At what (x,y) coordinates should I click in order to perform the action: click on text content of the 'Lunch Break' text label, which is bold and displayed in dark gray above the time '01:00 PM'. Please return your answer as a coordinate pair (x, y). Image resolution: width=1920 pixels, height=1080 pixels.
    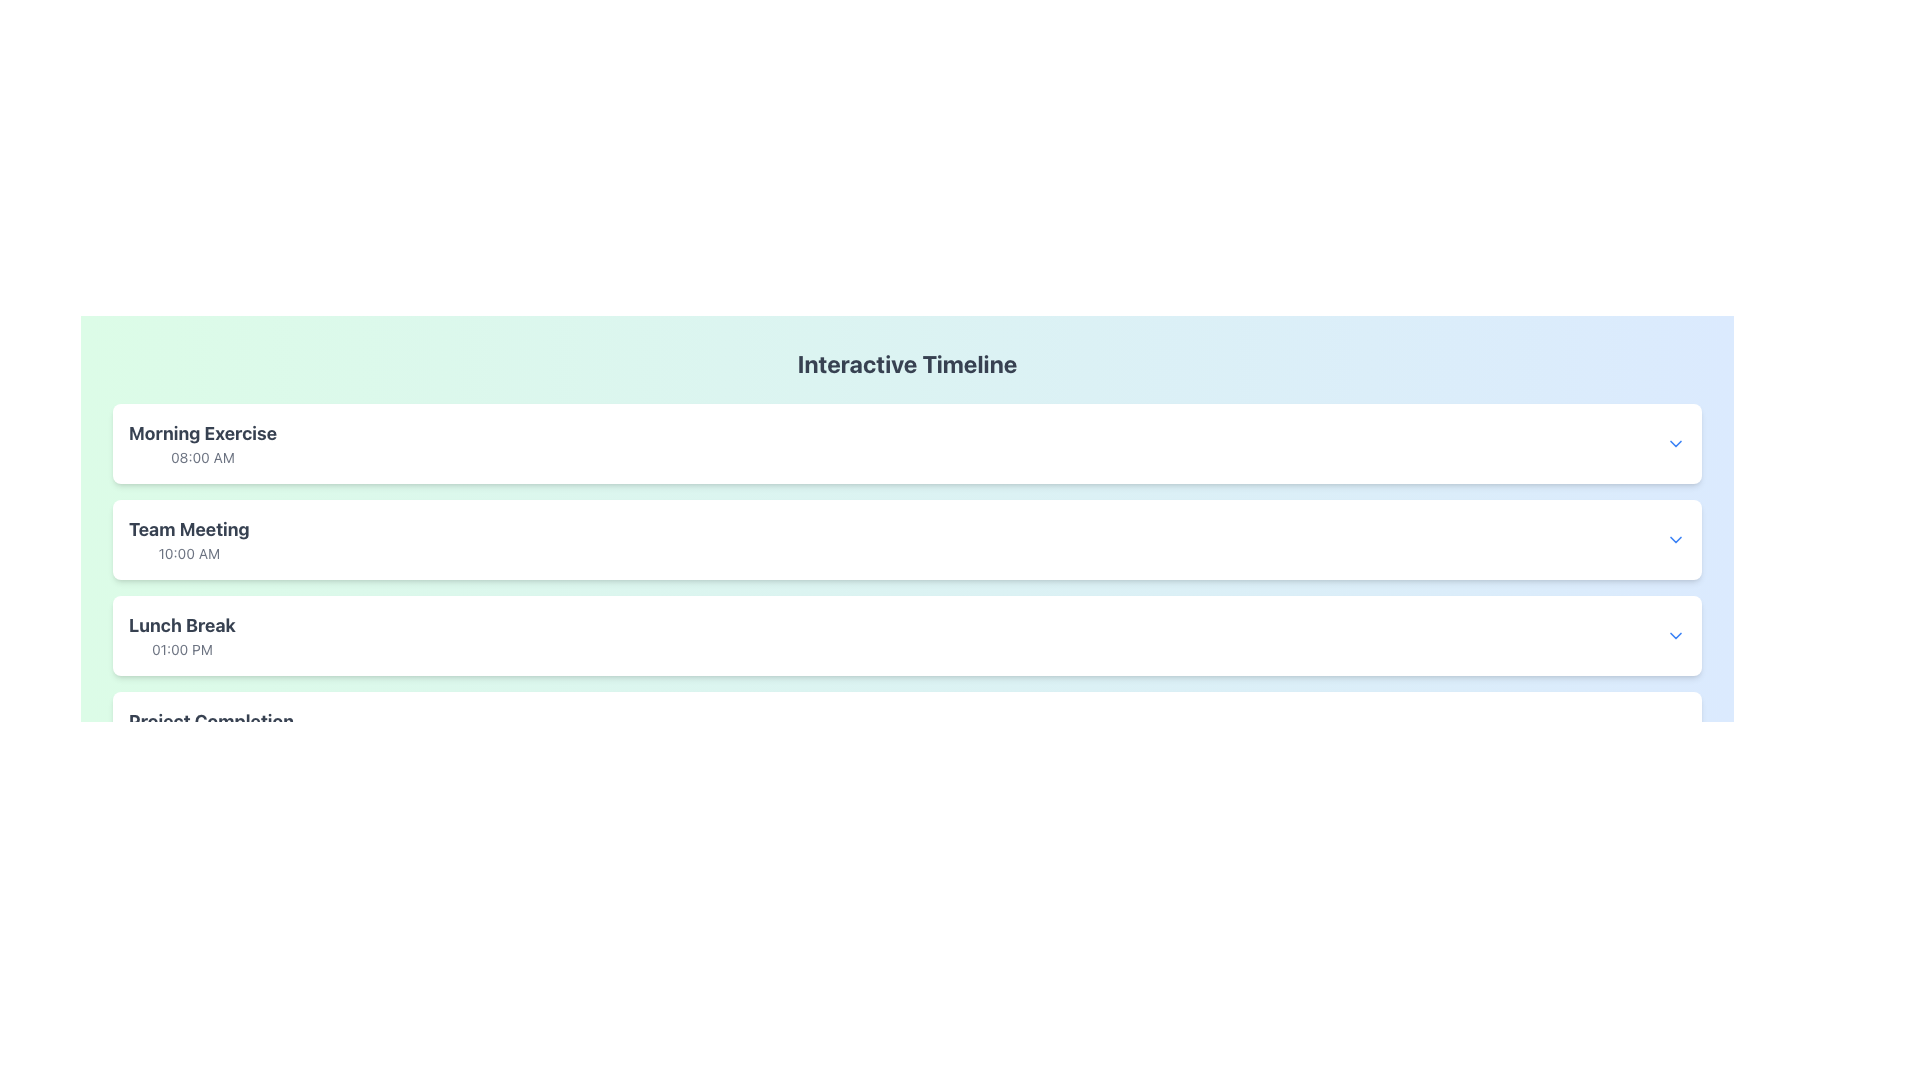
    Looking at the image, I should click on (182, 624).